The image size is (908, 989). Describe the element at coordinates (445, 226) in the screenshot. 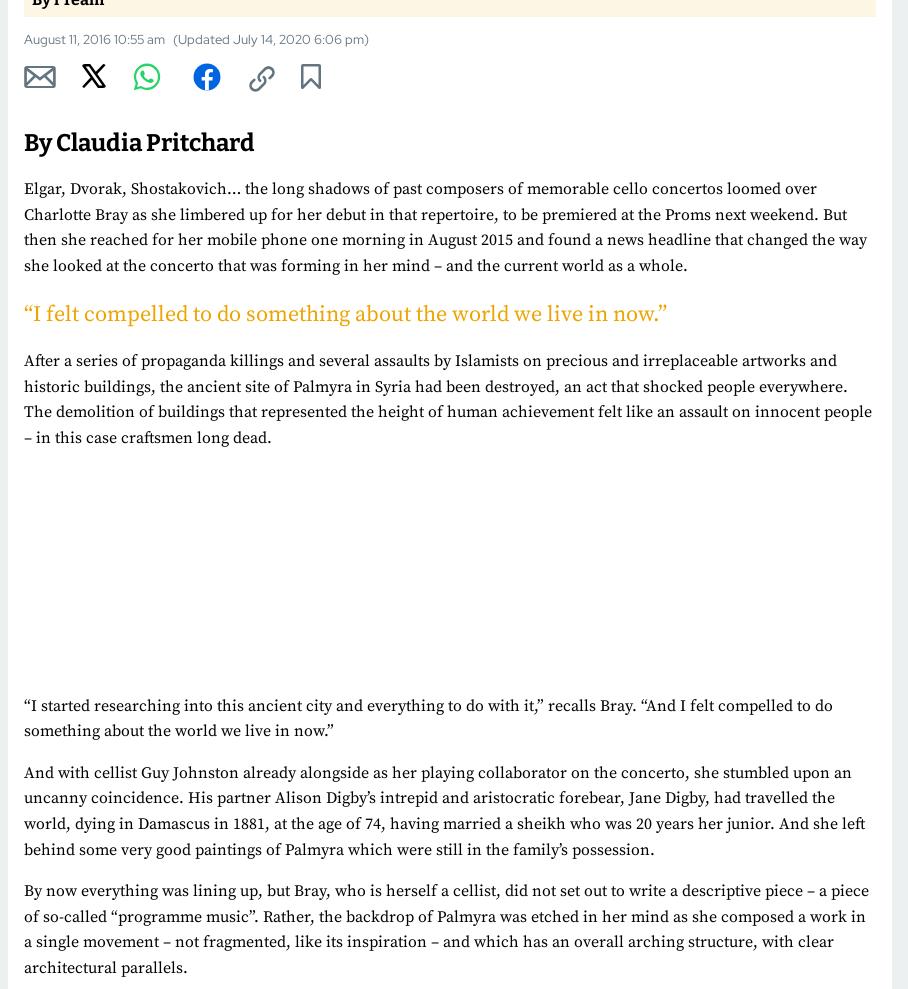

I see `'Elgar, Dvorak, Shostakovich… the long shadows of past composers of memorable cello concertos loomed over Charlotte Bray as she limbered up for her debut in that repertoire, to be premiered at the Proms next weekend. But then she reached for her mobile phone one morning in August 2015 and found a news headline that changed the way she looked at the concerto that was forming in her mind – and the current world as a whole.'` at that location.